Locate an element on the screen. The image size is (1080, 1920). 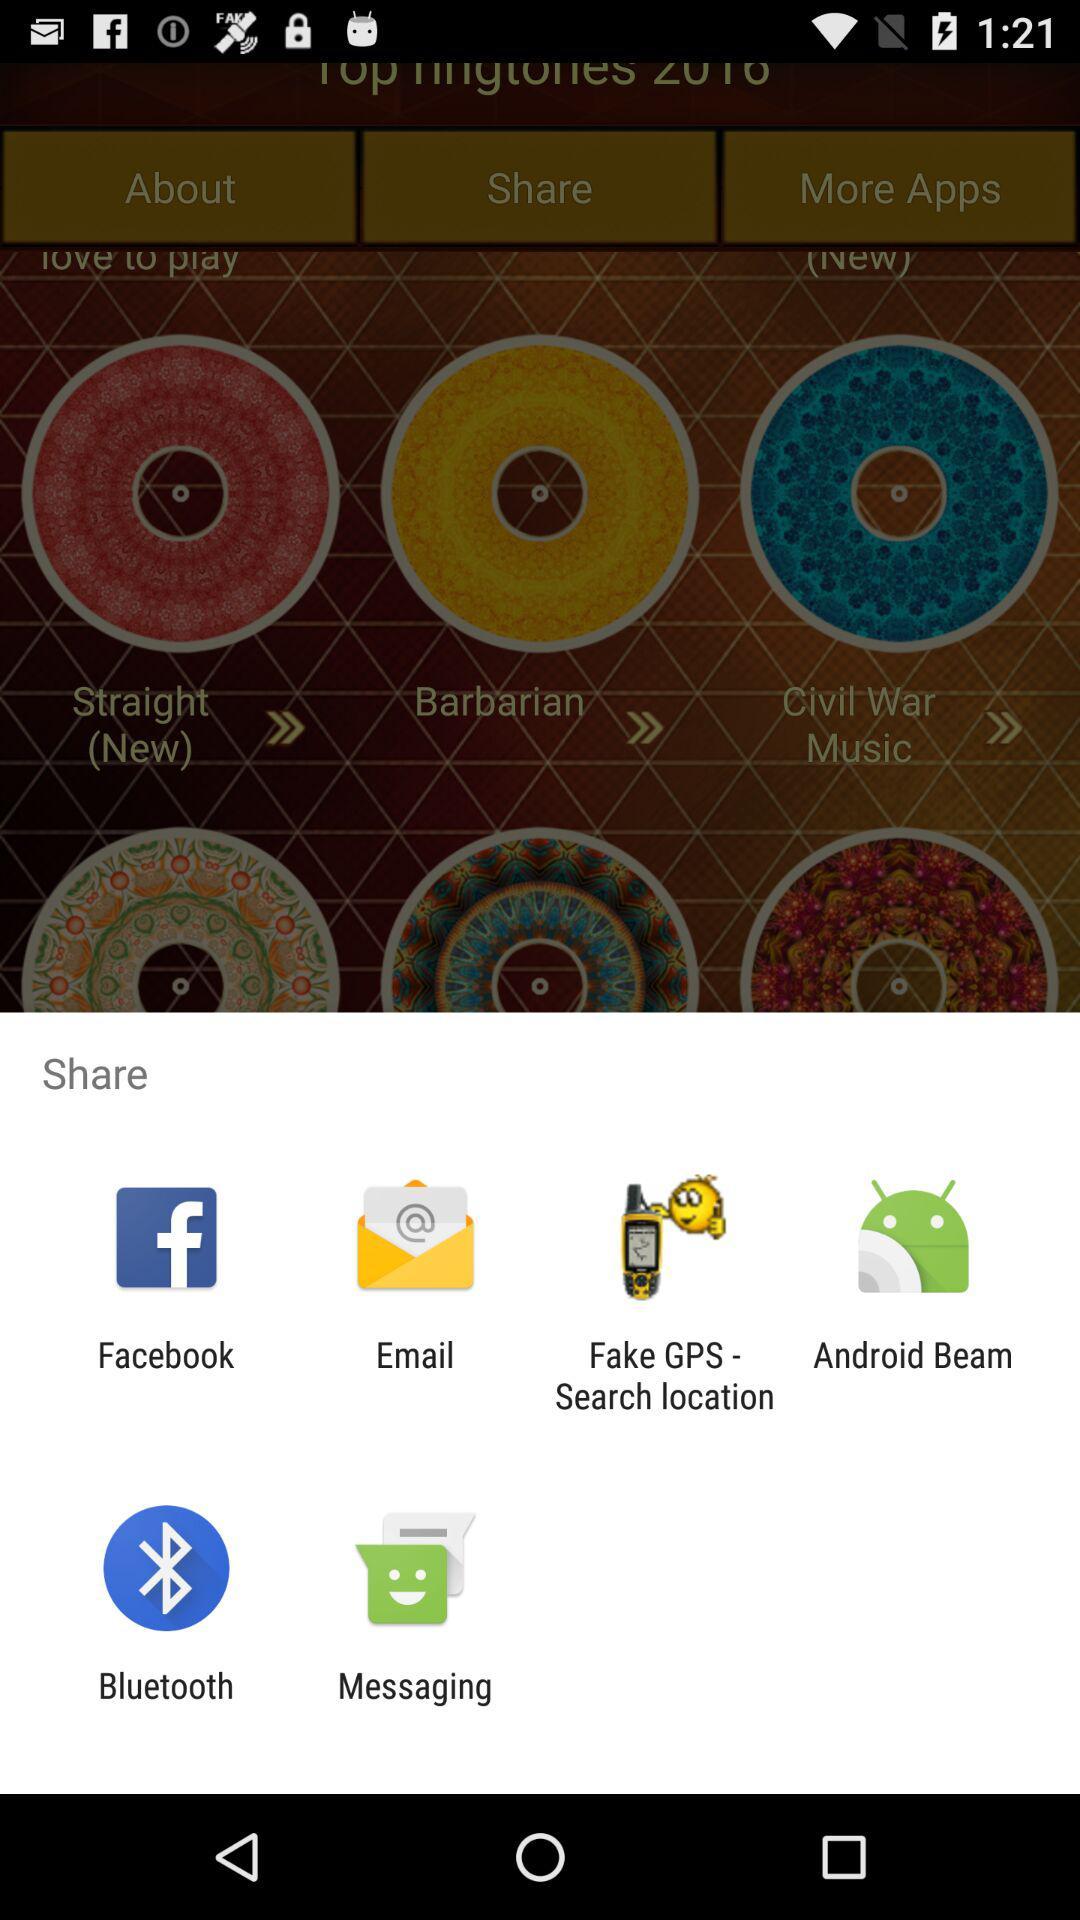
item next to the email app is located at coordinates (664, 1374).